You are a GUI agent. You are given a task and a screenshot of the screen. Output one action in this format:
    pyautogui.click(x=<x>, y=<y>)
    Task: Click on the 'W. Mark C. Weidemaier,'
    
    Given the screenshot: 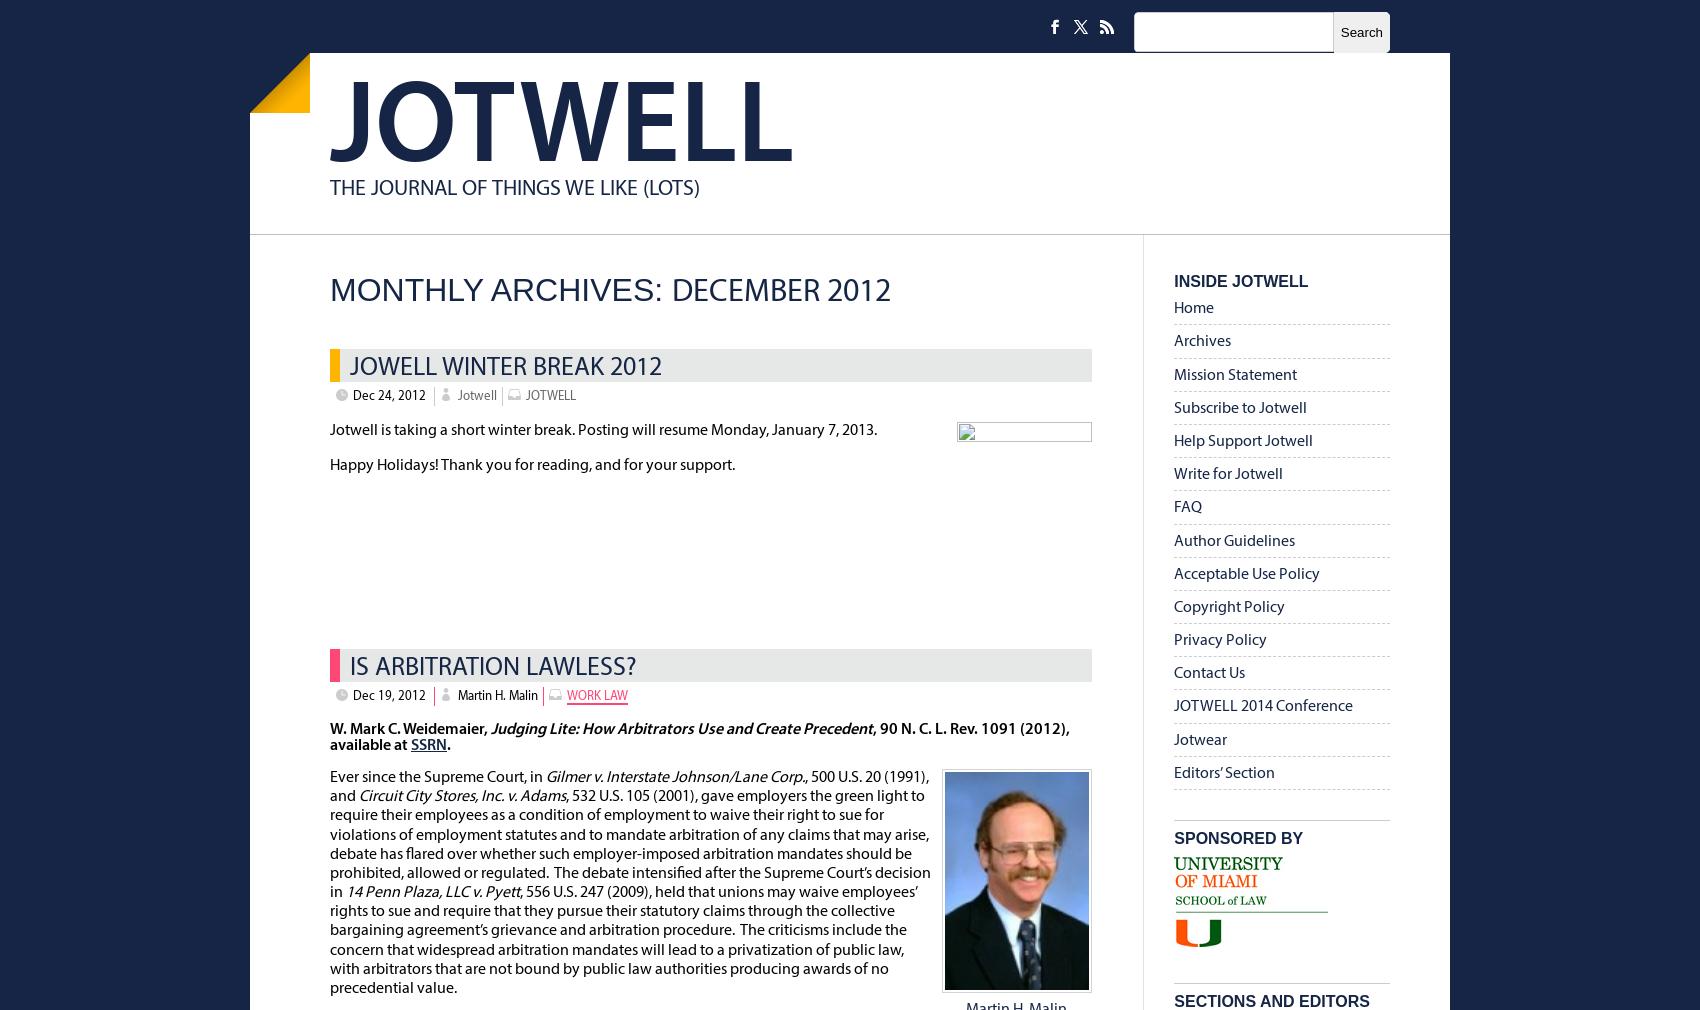 What is the action you would take?
    pyautogui.click(x=409, y=728)
    